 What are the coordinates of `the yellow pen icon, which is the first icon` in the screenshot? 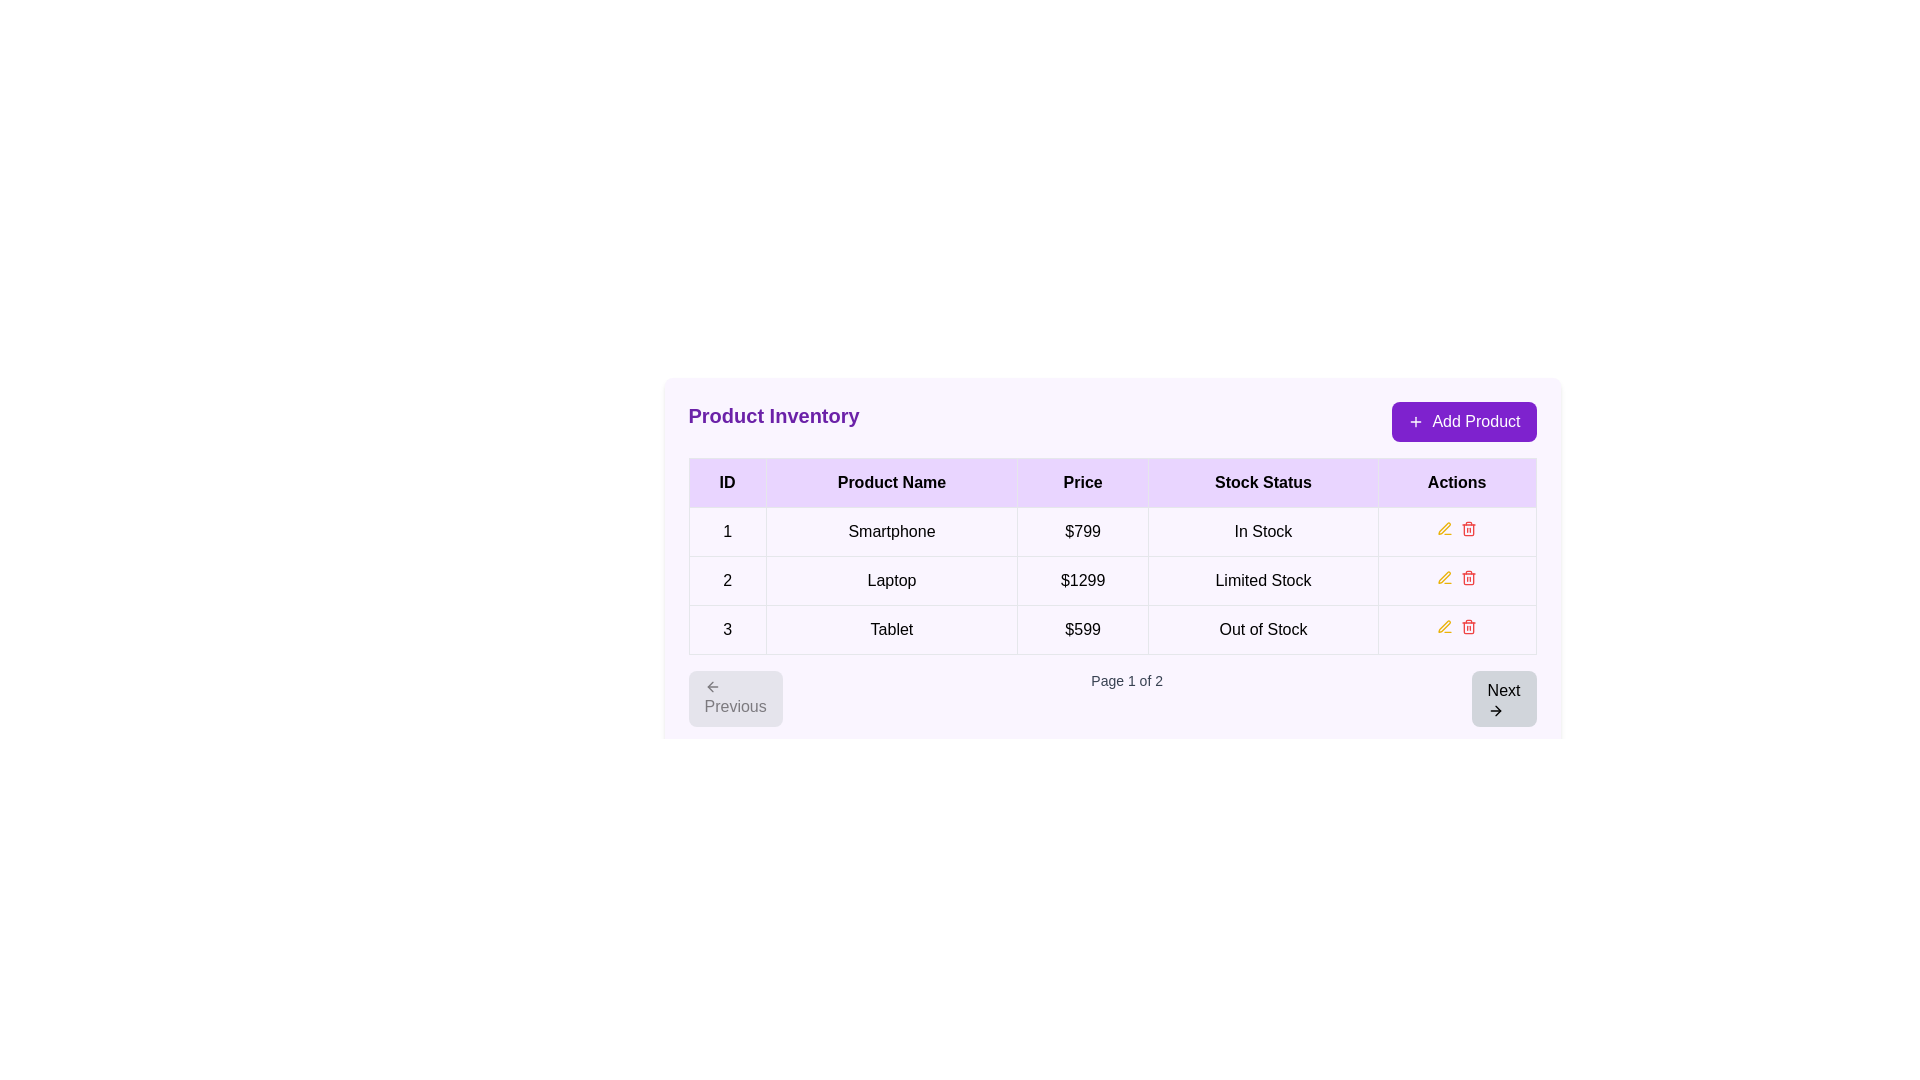 It's located at (1445, 527).